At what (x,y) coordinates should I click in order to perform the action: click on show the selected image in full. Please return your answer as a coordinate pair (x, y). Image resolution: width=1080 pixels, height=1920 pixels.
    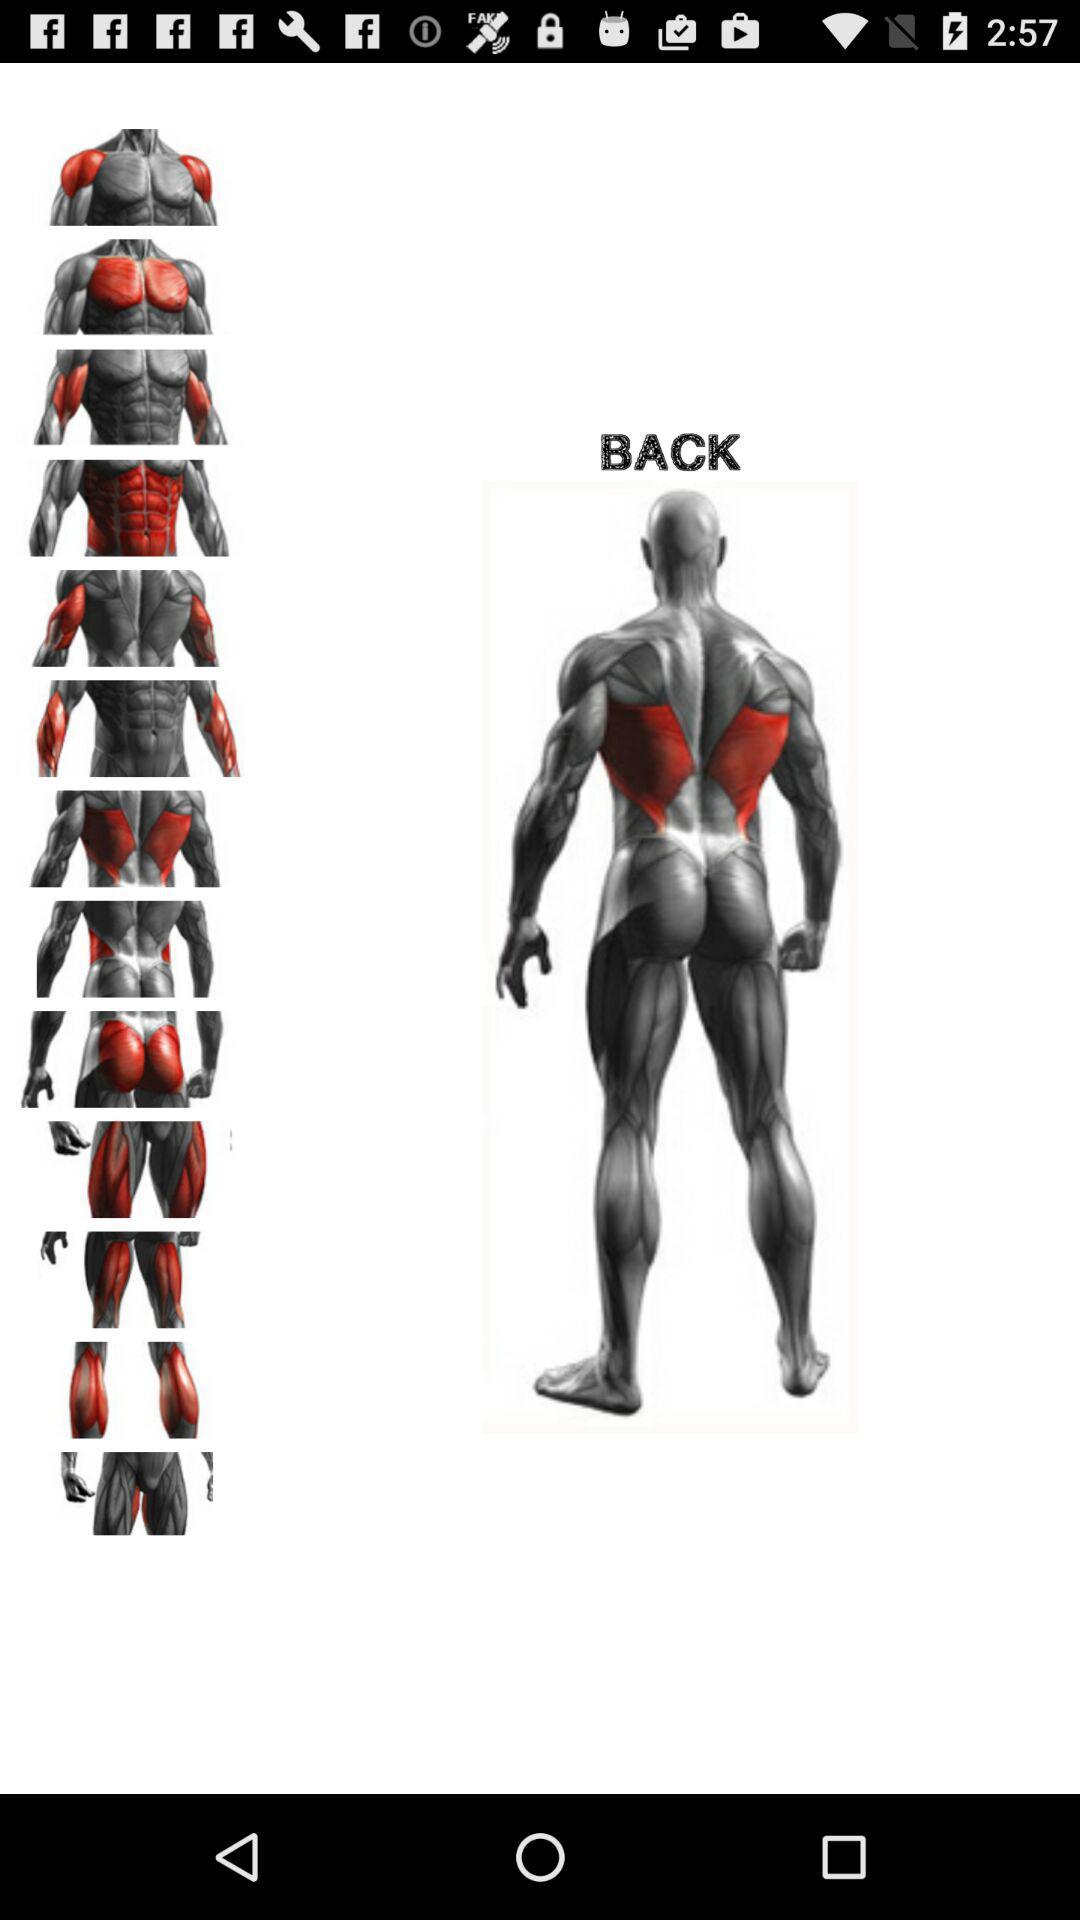
    Looking at the image, I should click on (131, 720).